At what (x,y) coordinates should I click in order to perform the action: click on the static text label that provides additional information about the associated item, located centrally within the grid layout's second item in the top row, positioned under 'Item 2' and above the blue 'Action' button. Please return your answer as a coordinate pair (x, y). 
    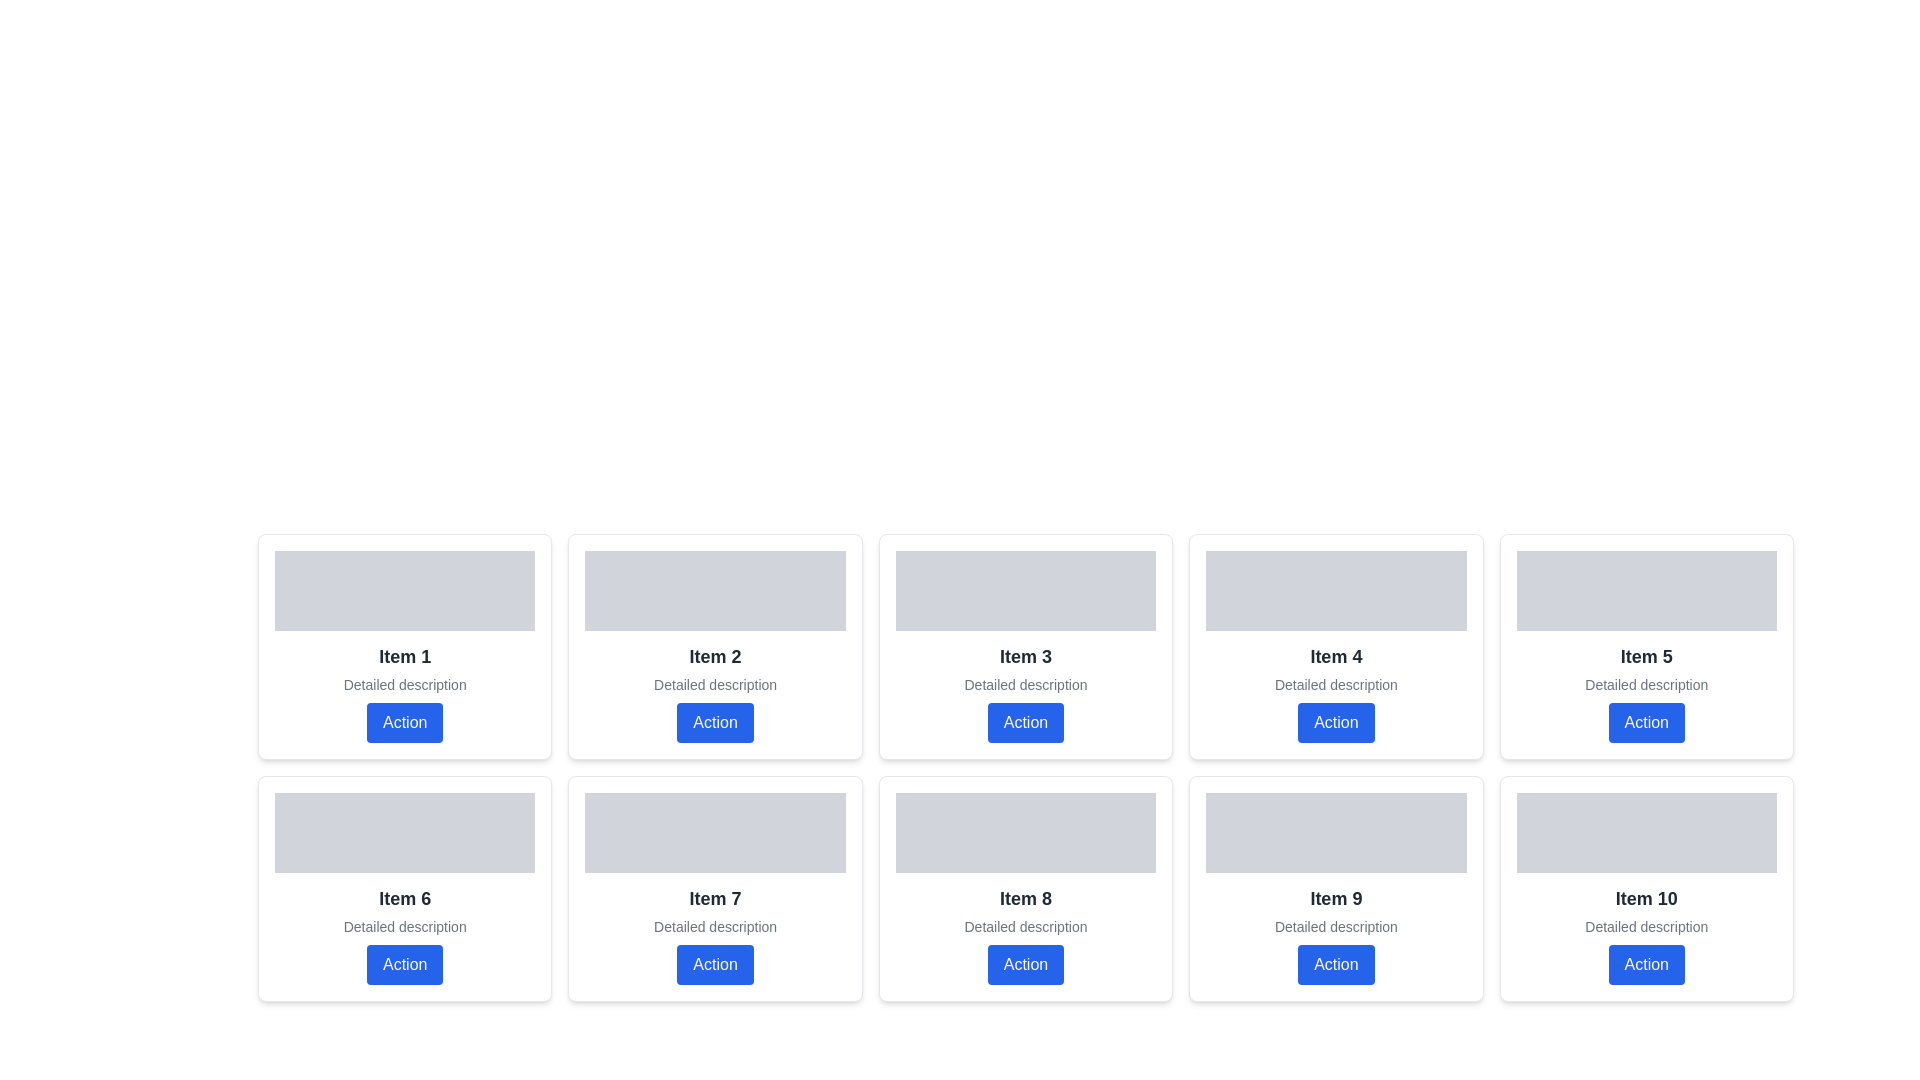
    Looking at the image, I should click on (715, 684).